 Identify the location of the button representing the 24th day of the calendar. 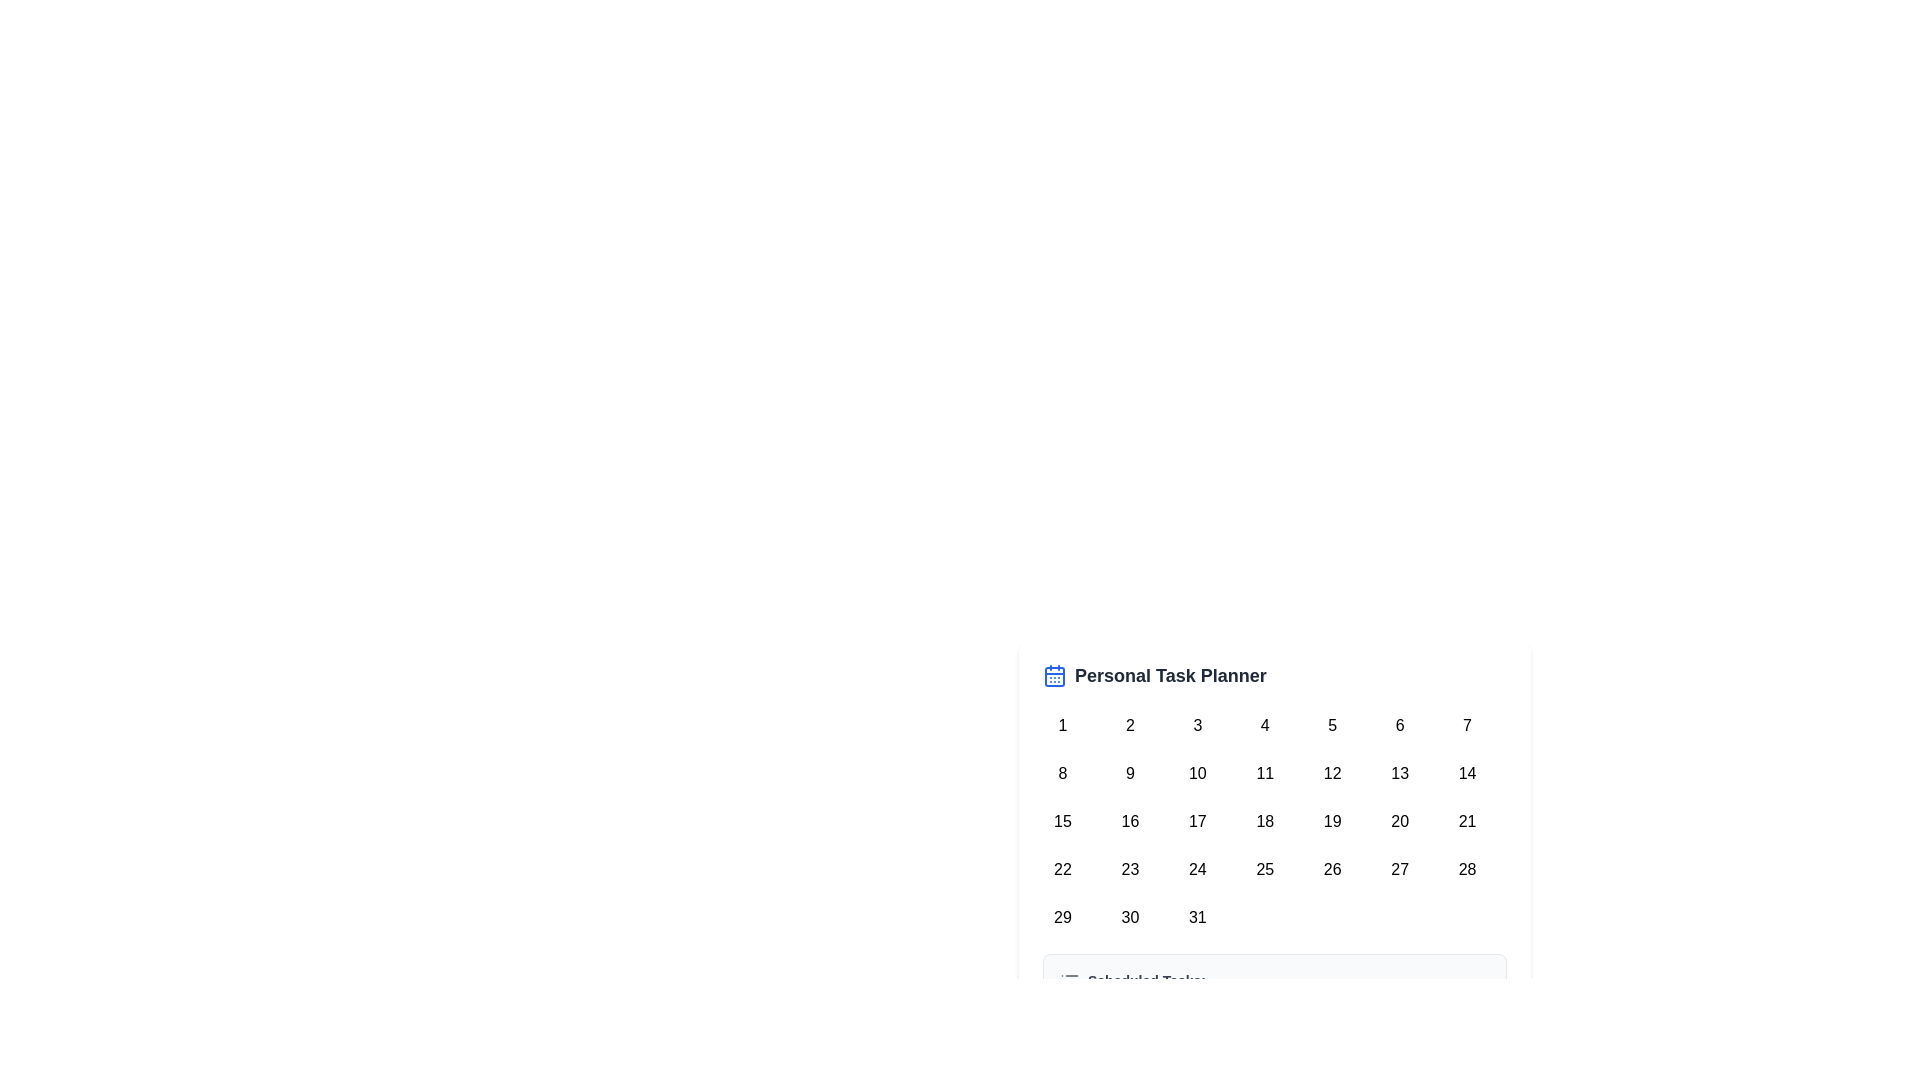
(1197, 869).